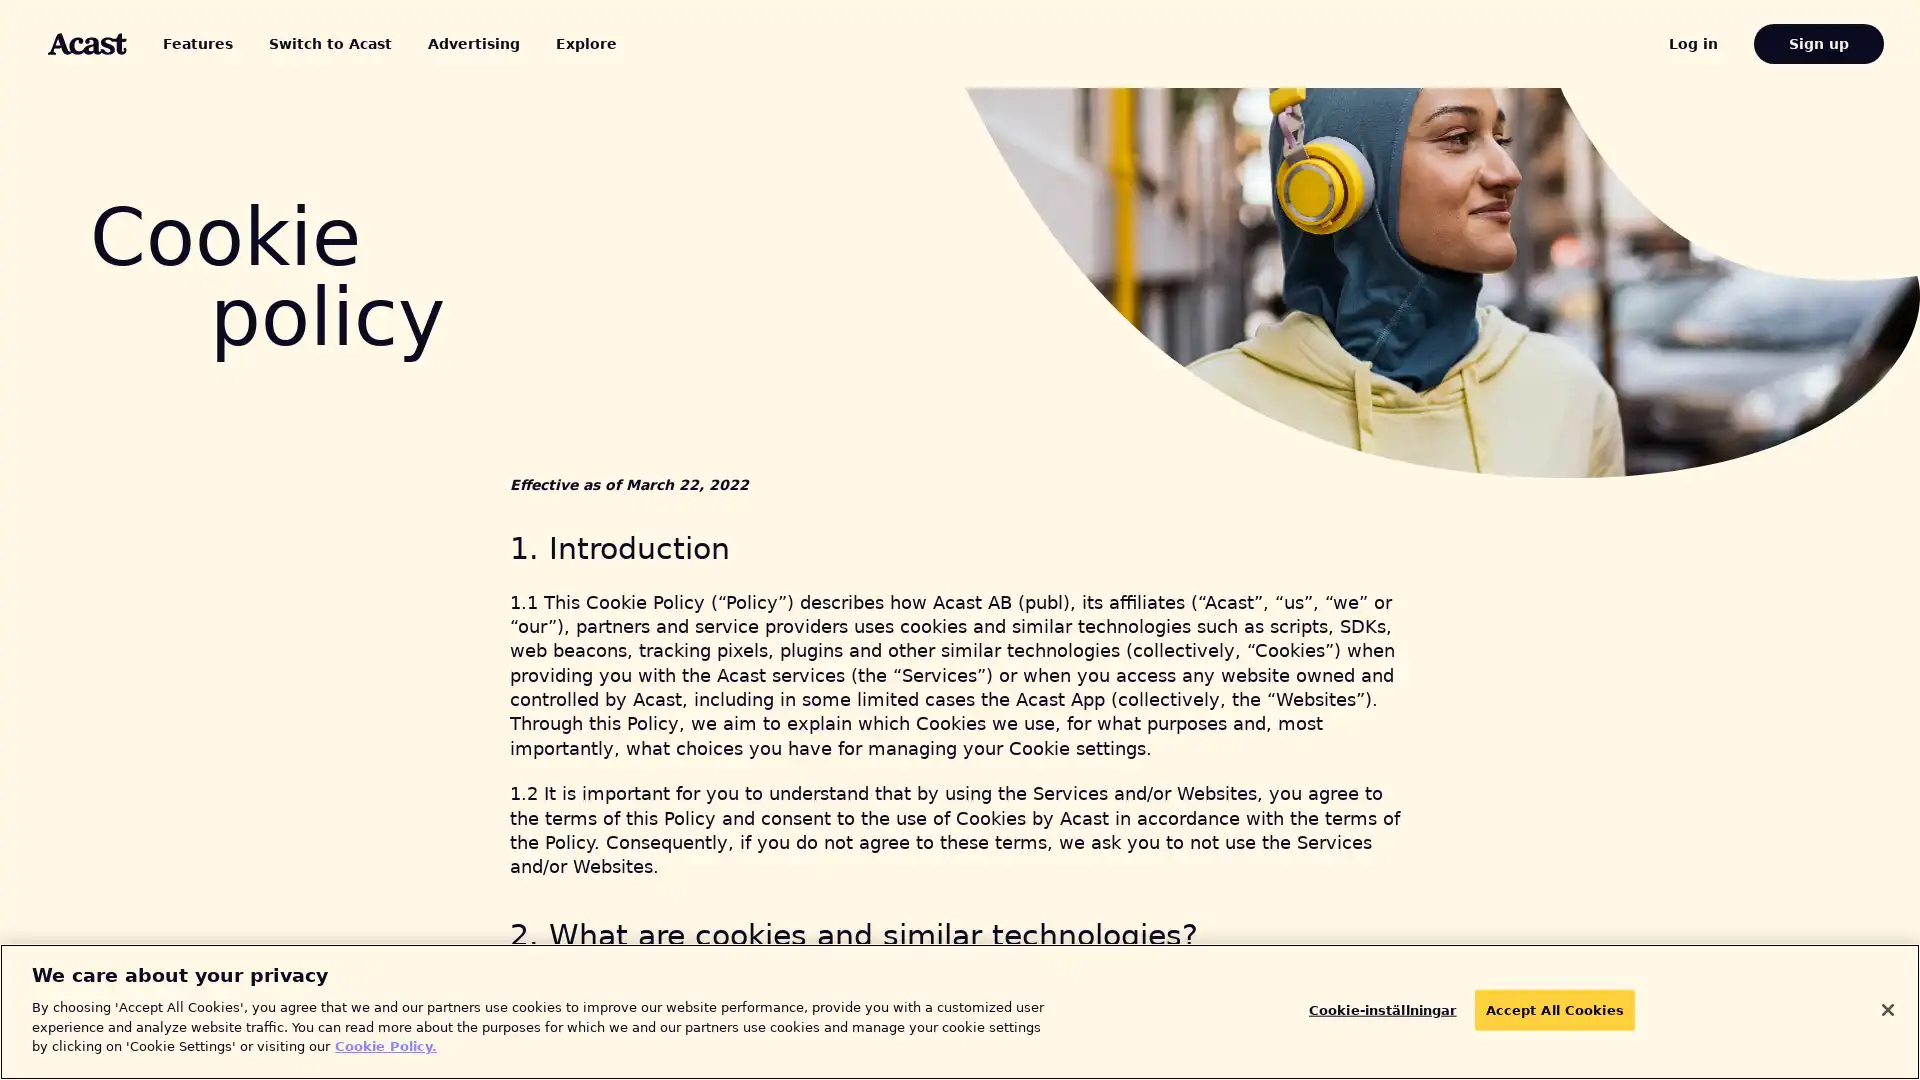 This screenshot has height=1080, width=1920. I want to click on Features, so click(201, 43).